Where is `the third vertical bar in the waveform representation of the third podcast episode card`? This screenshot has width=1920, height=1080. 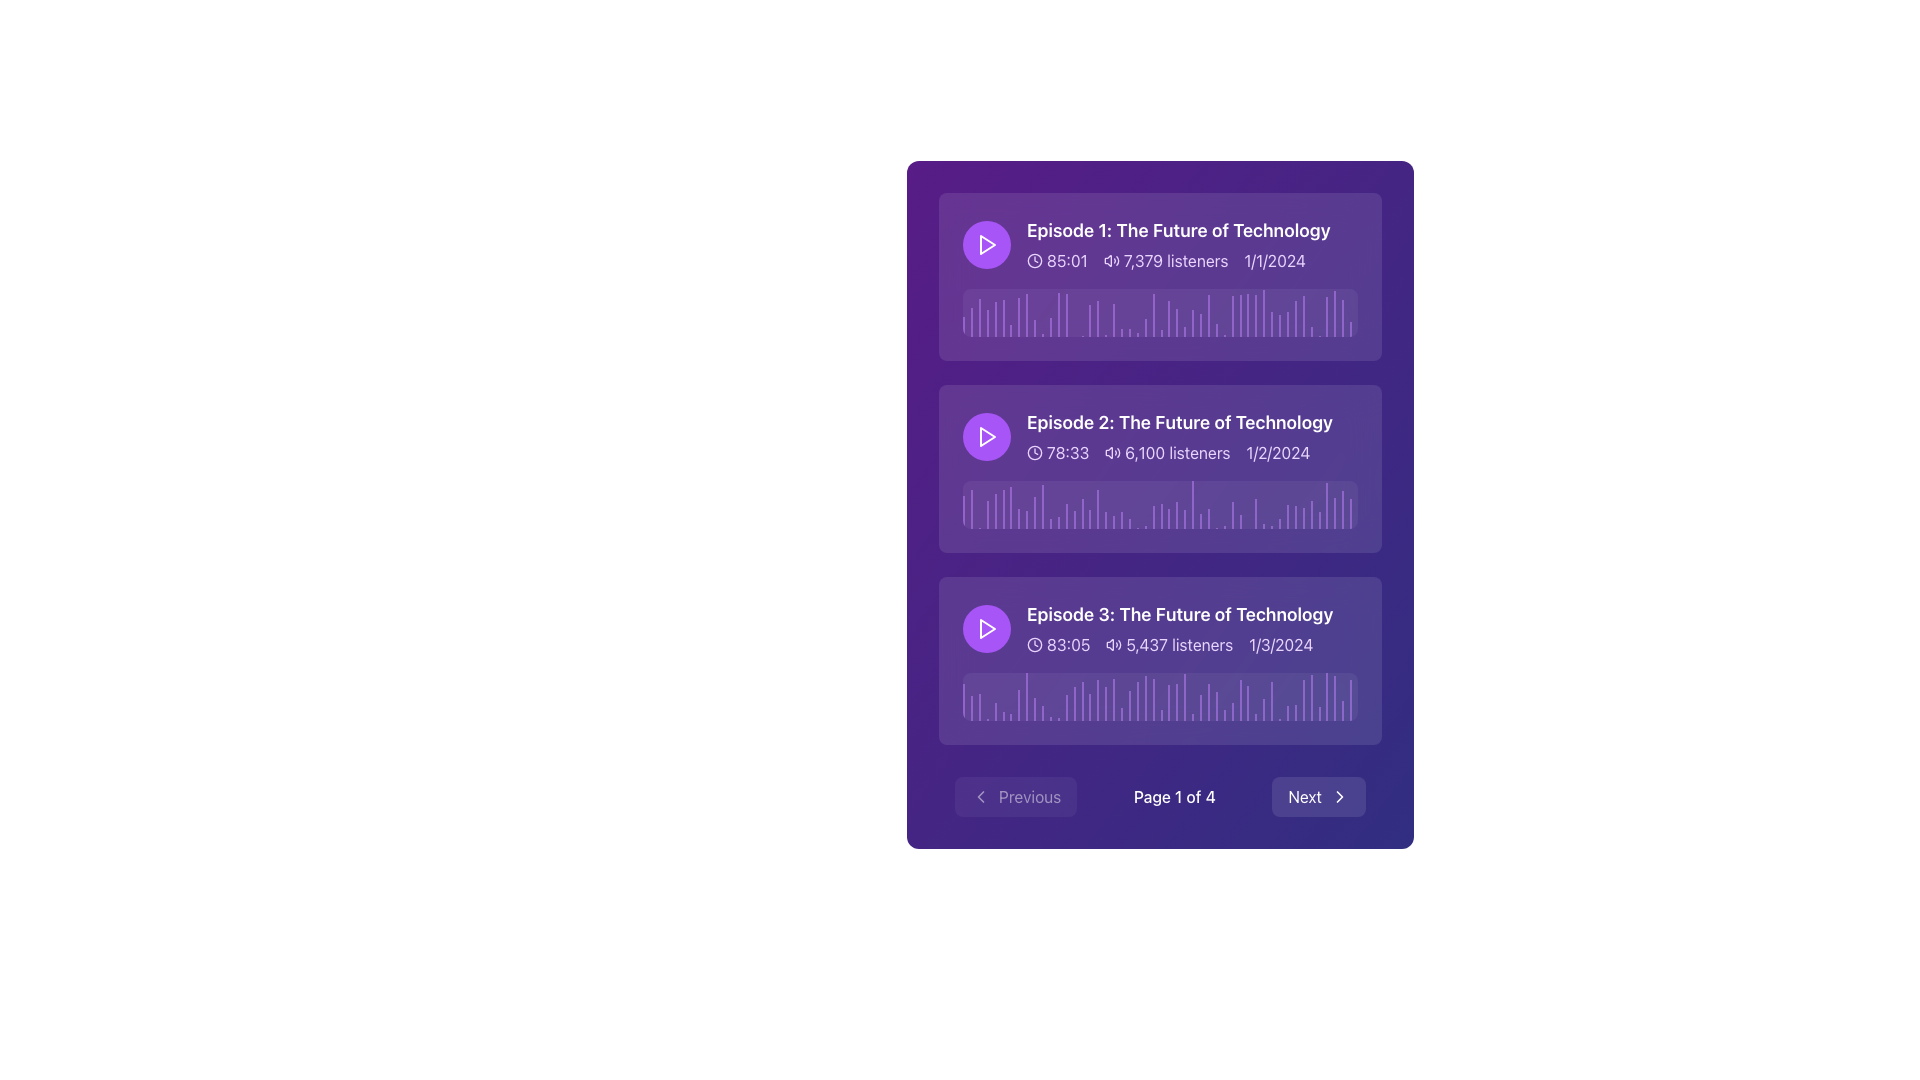
the third vertical bar in the waveform representation of the third podcast episode card is located at coordinates (979, 706).